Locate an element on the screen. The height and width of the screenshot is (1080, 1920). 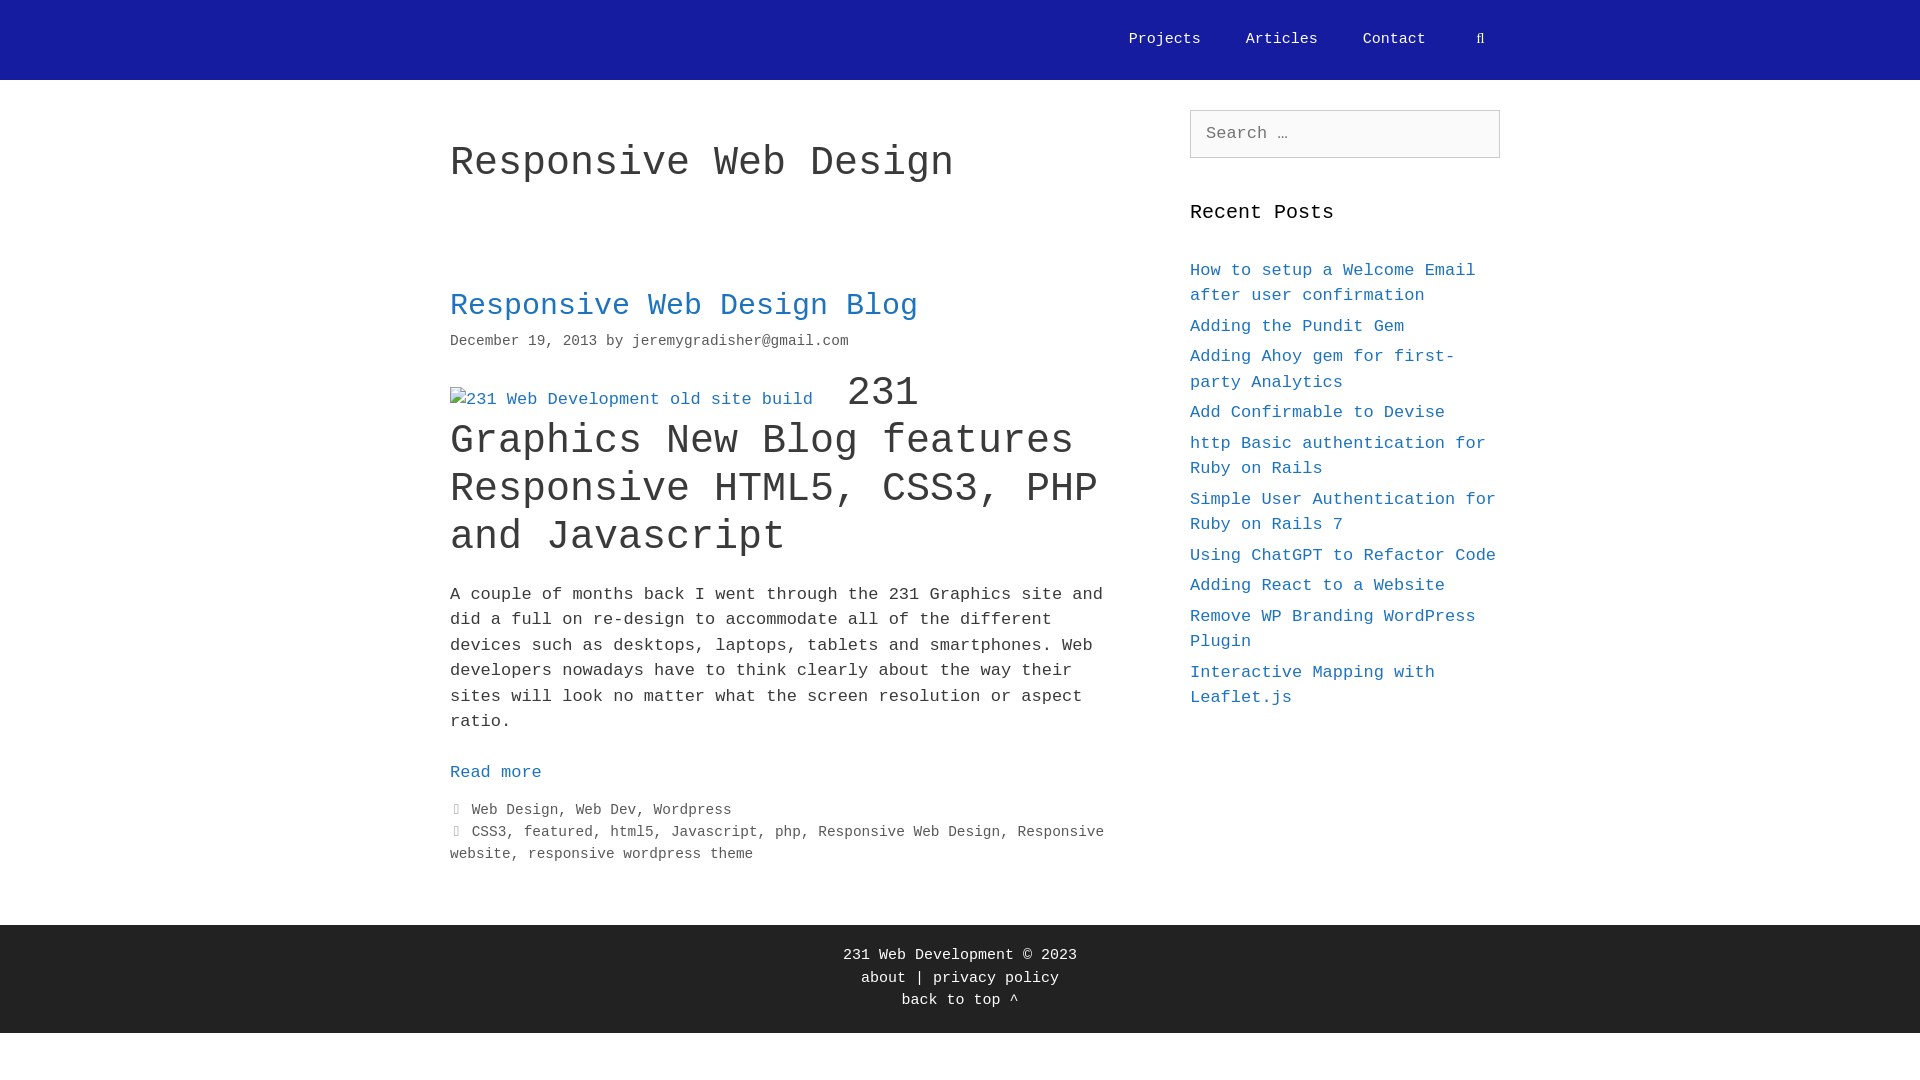
'Adding the Pundit Gem' is located at coordinates (1296, 324).